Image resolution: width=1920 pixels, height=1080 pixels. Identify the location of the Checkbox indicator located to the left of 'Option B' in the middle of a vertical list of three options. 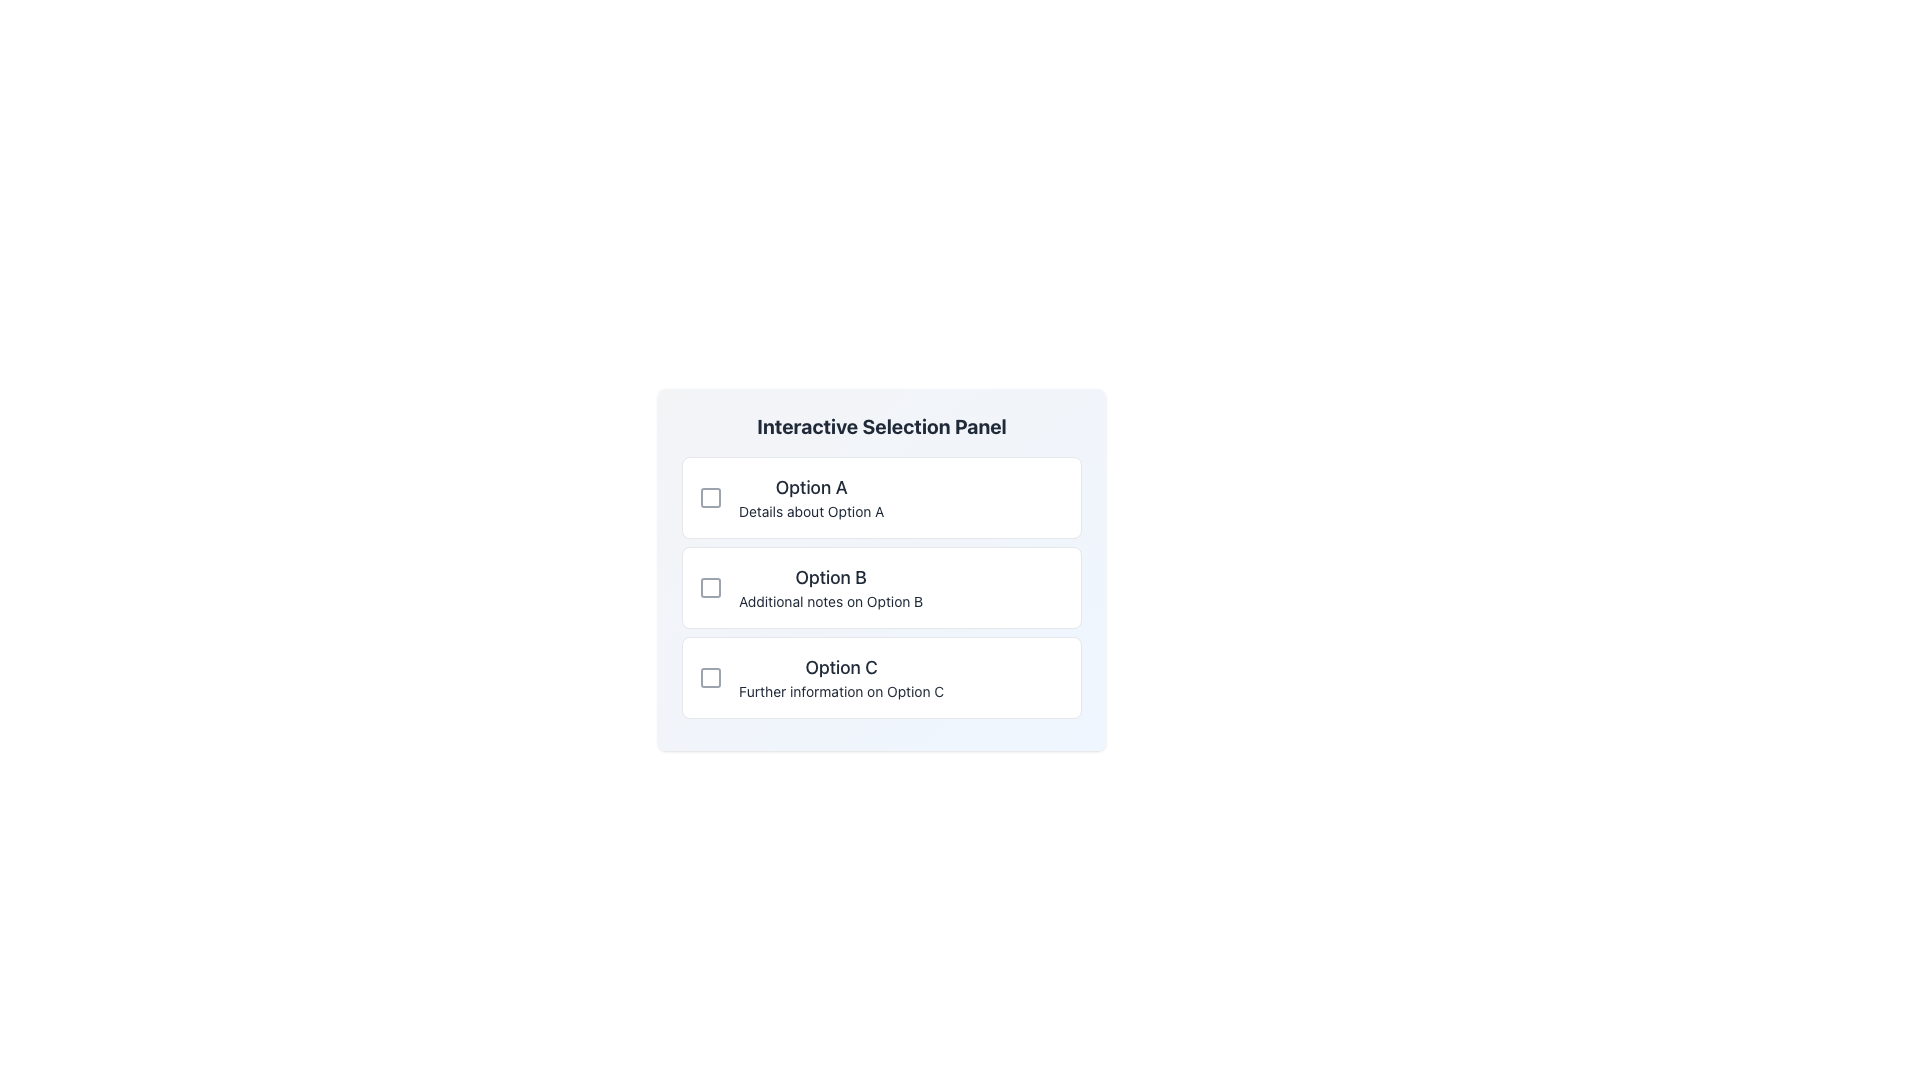
(710, 586).